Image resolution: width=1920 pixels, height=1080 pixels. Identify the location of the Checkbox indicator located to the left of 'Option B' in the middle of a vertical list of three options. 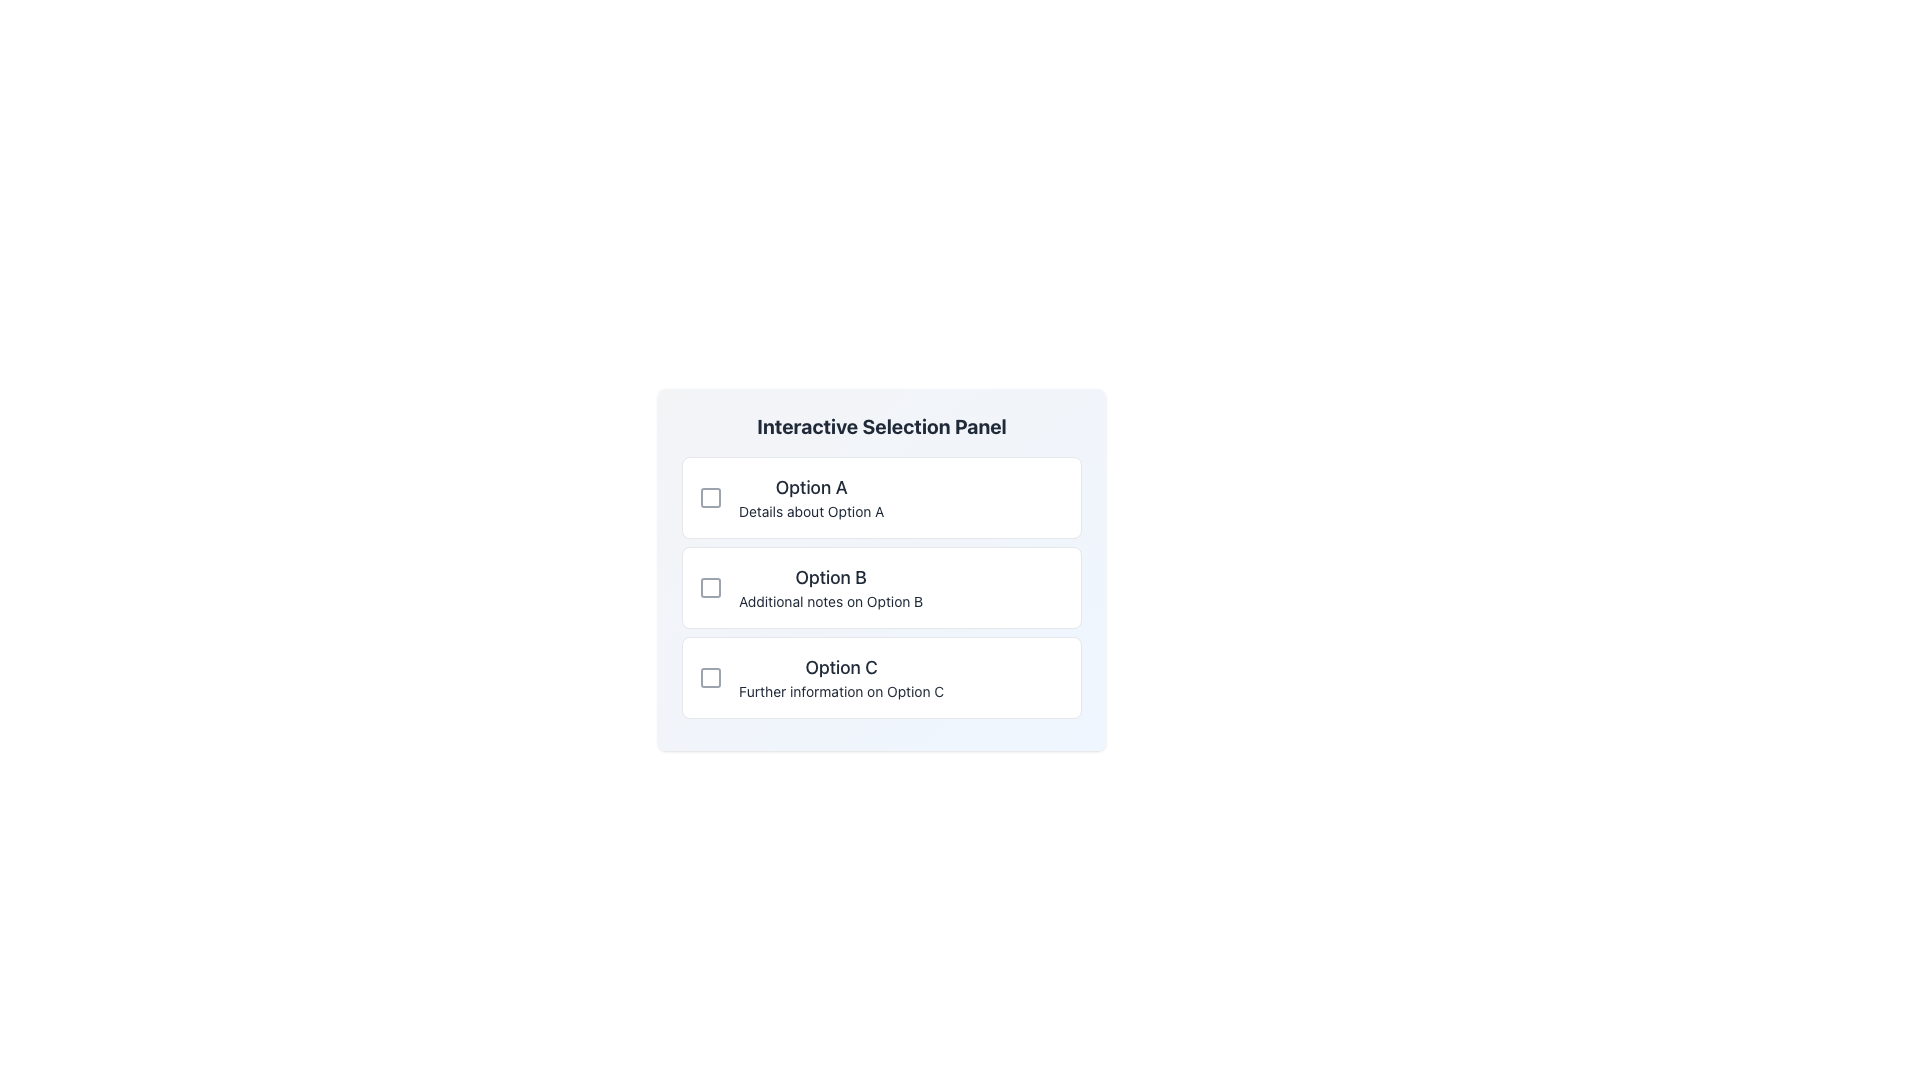
(710, 586).